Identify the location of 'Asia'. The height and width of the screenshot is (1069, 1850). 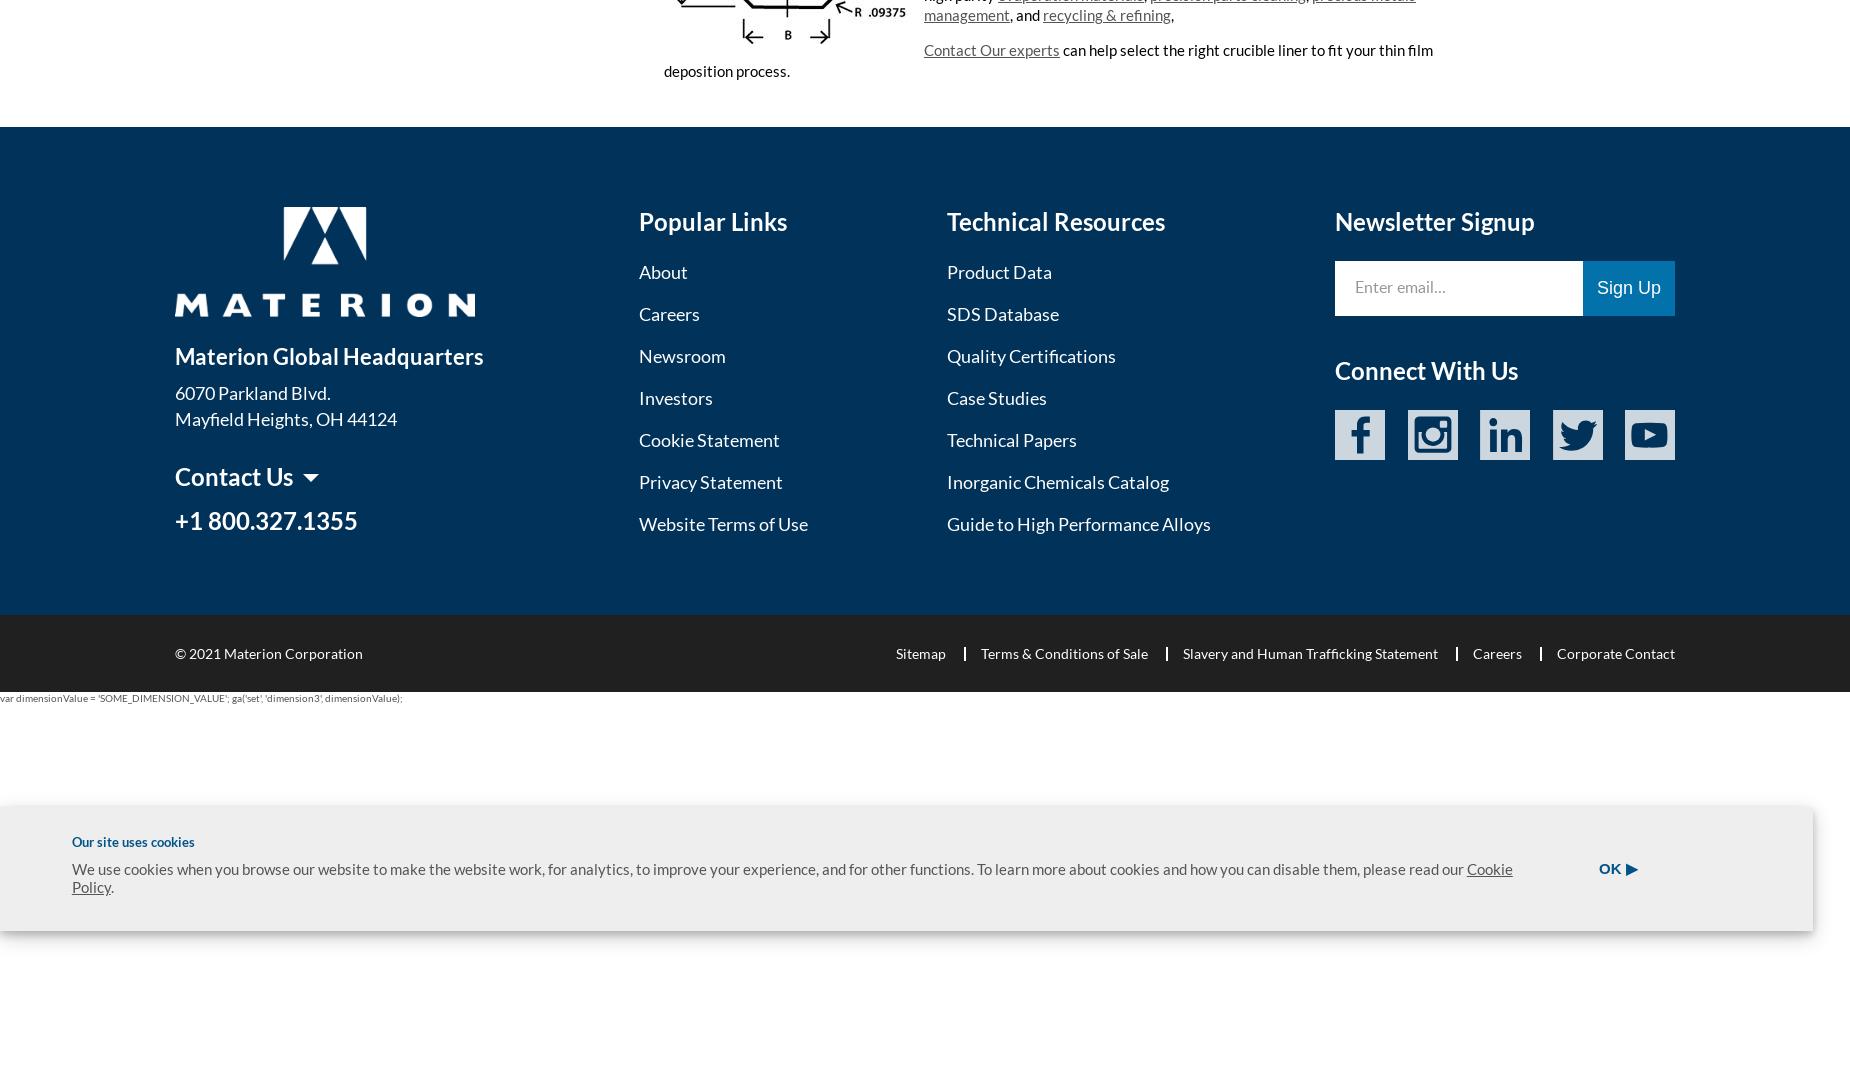
(201, 510).